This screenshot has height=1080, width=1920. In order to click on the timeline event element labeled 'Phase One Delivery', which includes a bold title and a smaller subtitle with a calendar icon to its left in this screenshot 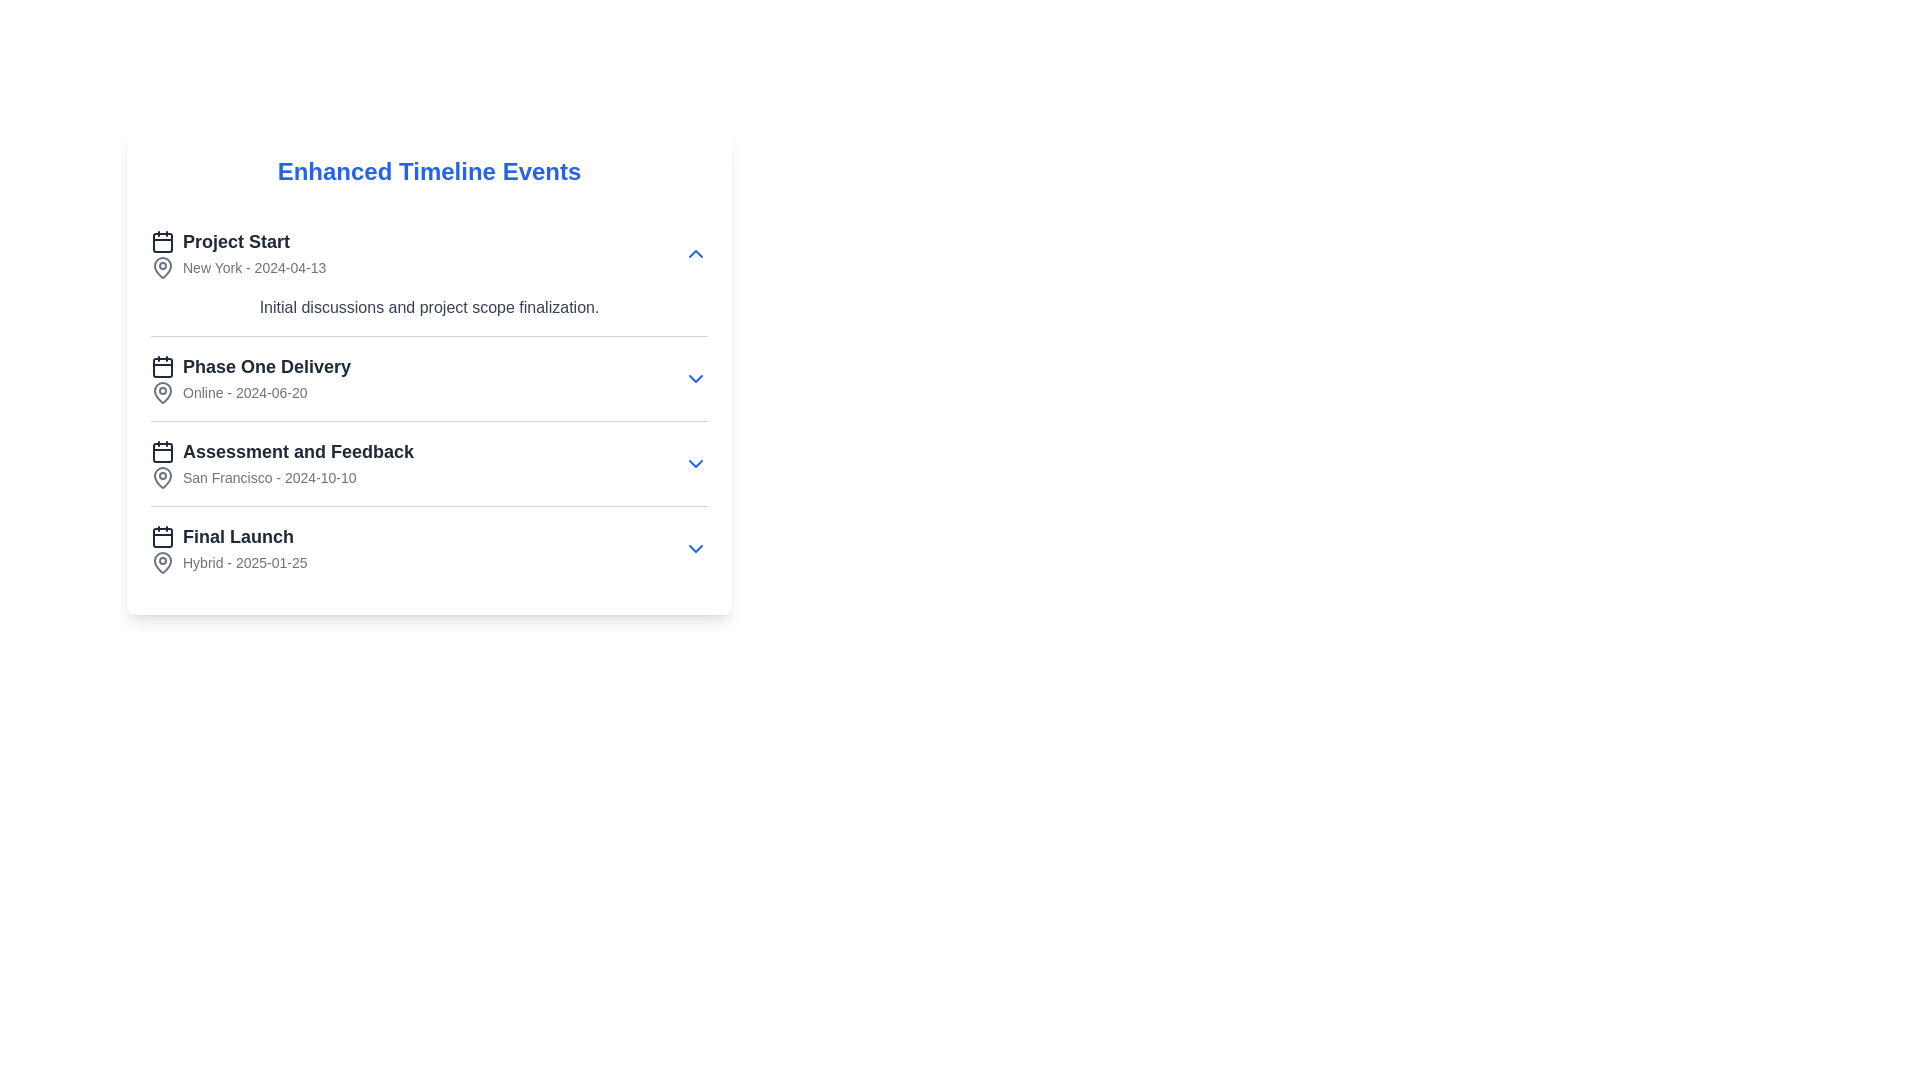, I will do `click(250, 378)`.